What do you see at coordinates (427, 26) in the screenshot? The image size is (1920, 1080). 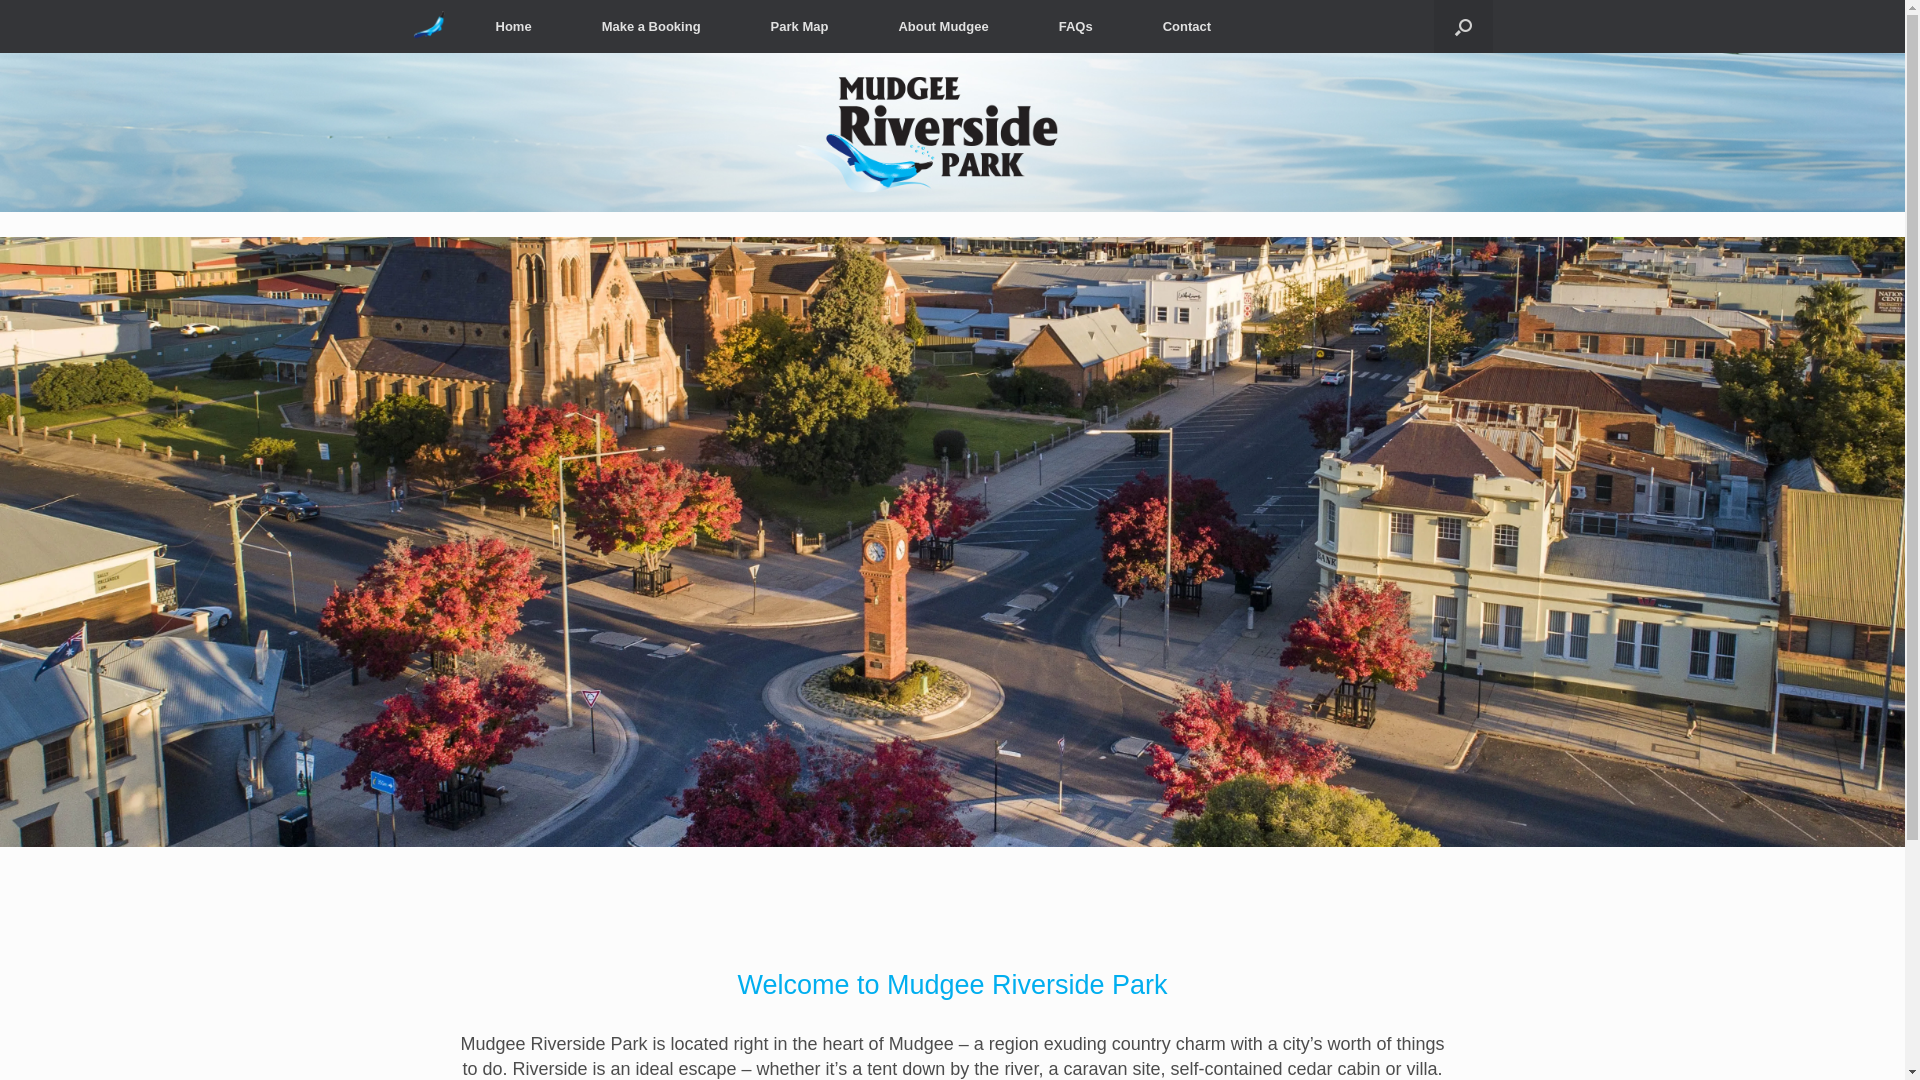 I see `'Mudgee Riverside Park'` at bounding box center [427, 26].